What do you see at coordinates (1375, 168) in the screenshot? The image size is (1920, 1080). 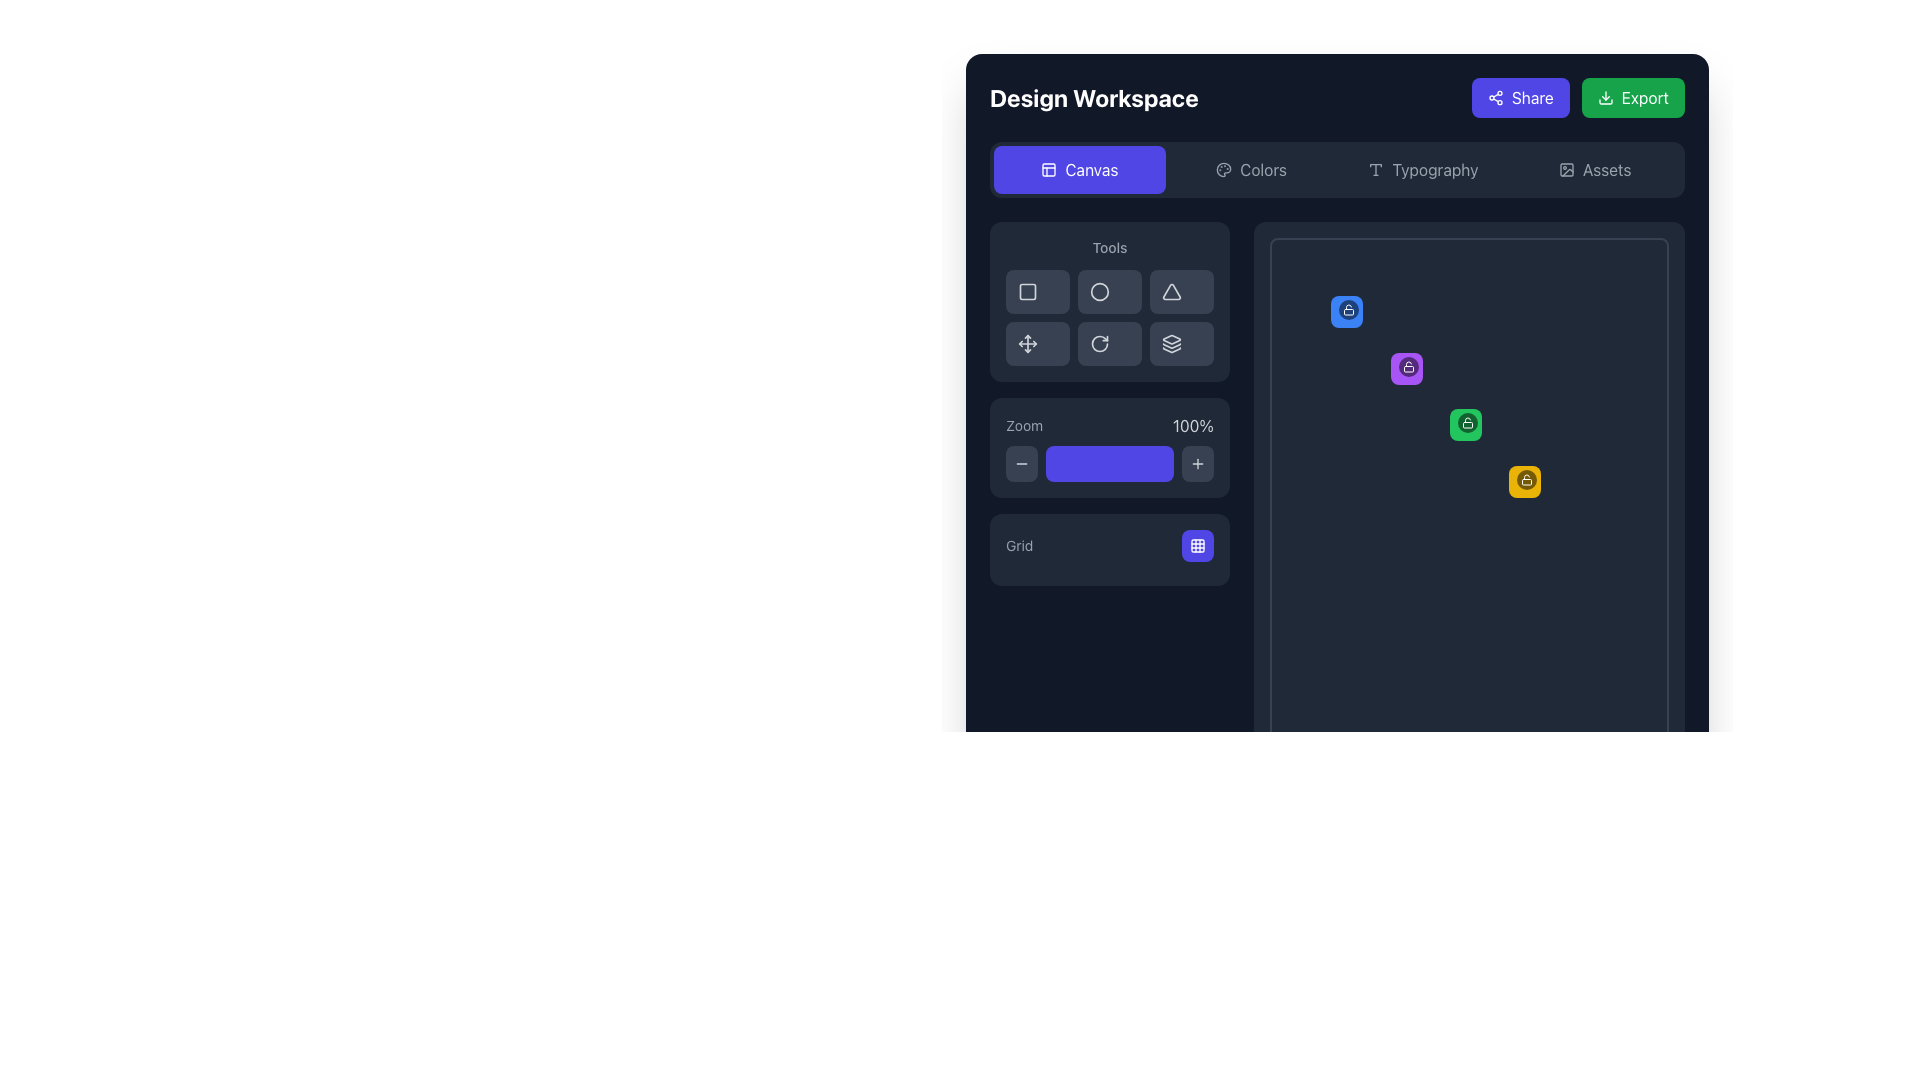 I see `the 'Typography' icon in the top menu bar` at bounding box center [1375, 168].